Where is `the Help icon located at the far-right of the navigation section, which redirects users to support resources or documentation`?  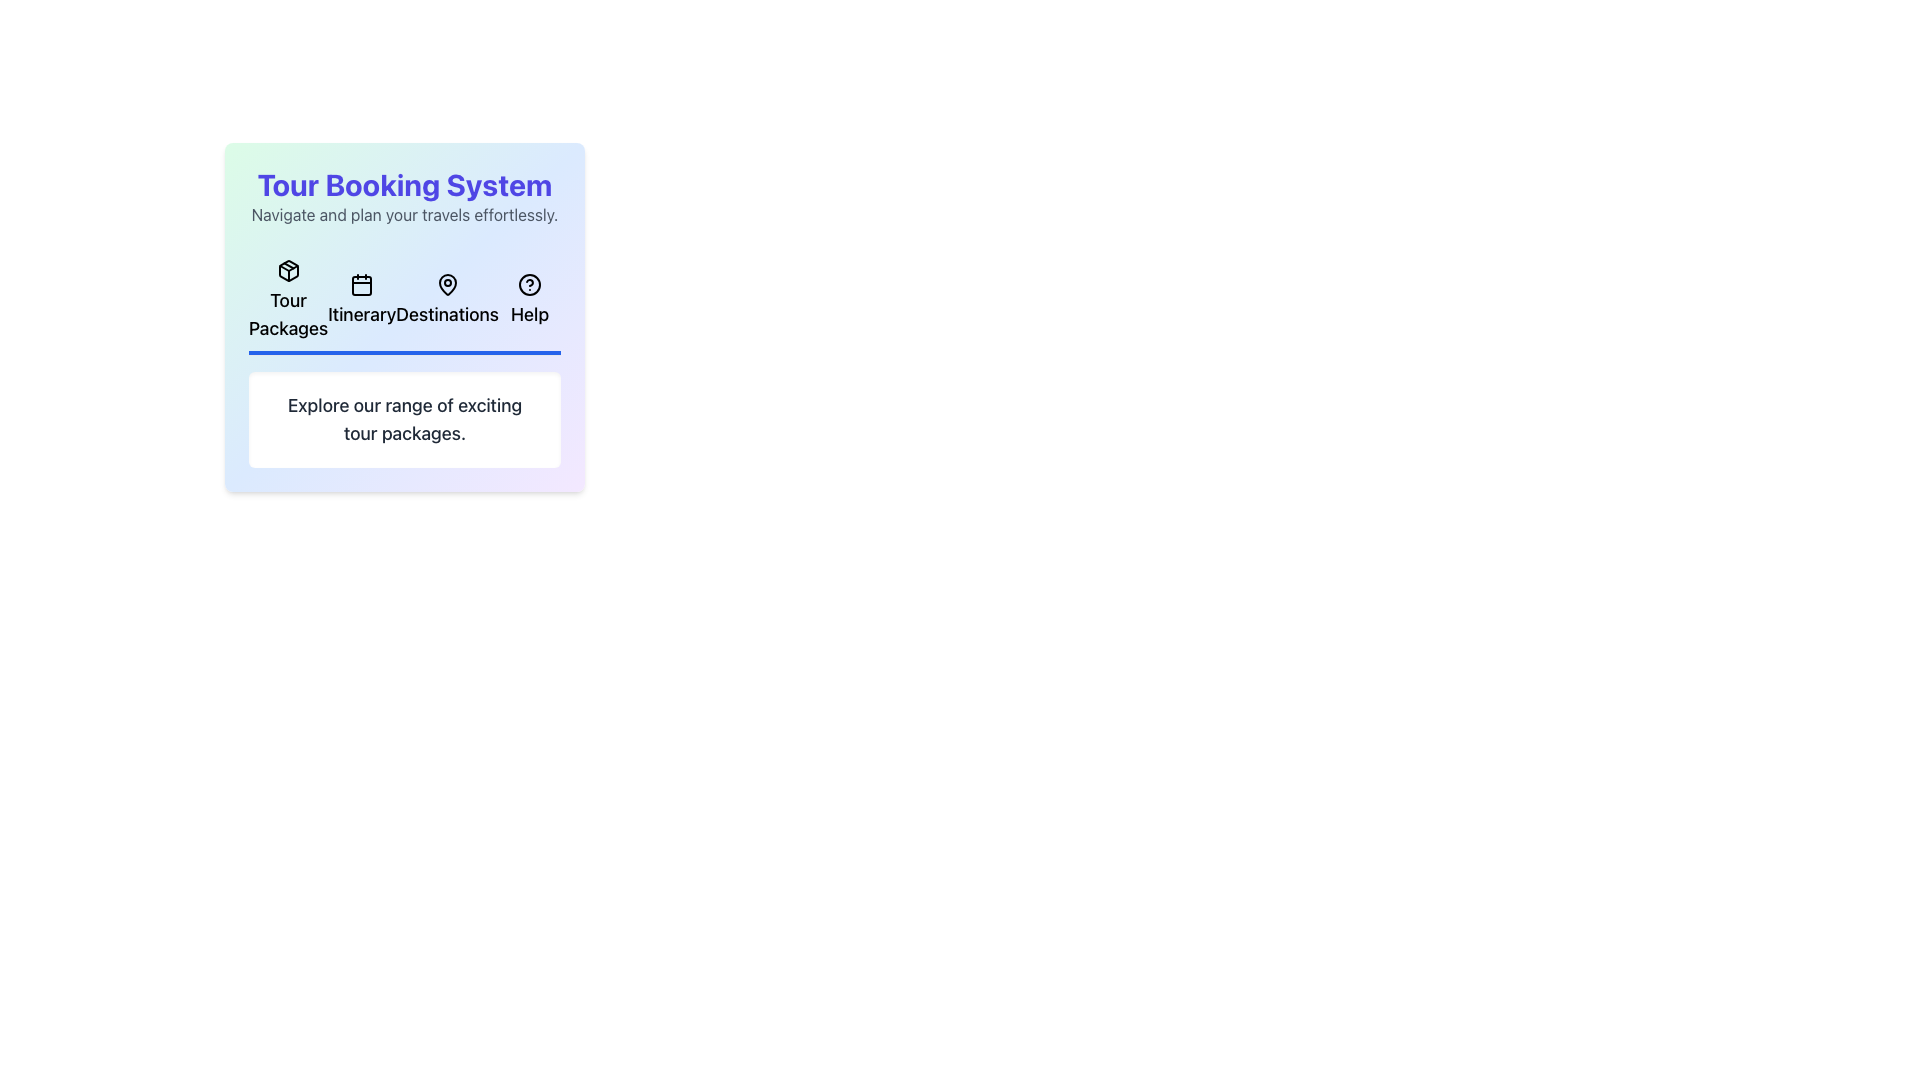 the Help icon located at the far-right of the navigation section, which redirects users to support resources or documentation is located at coordinates (529, 285).